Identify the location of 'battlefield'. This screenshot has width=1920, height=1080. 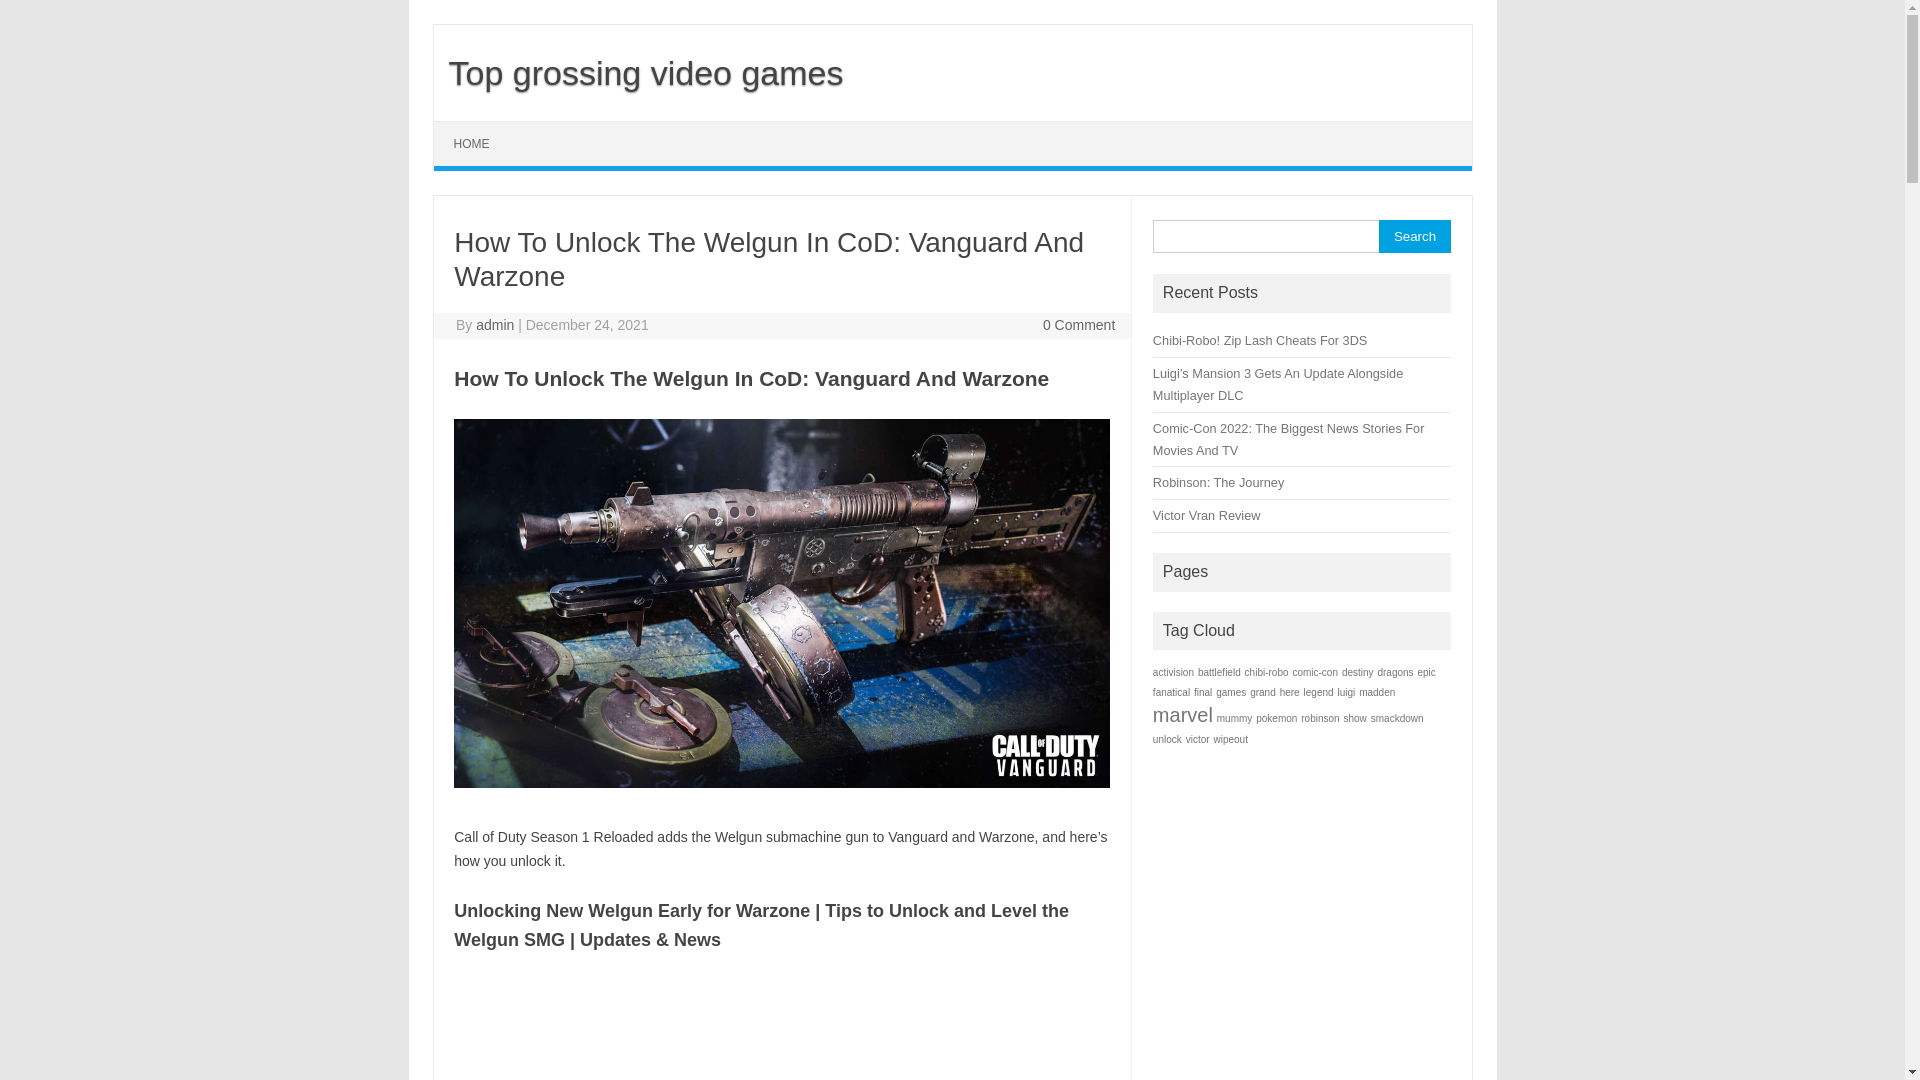
(1218, 672).